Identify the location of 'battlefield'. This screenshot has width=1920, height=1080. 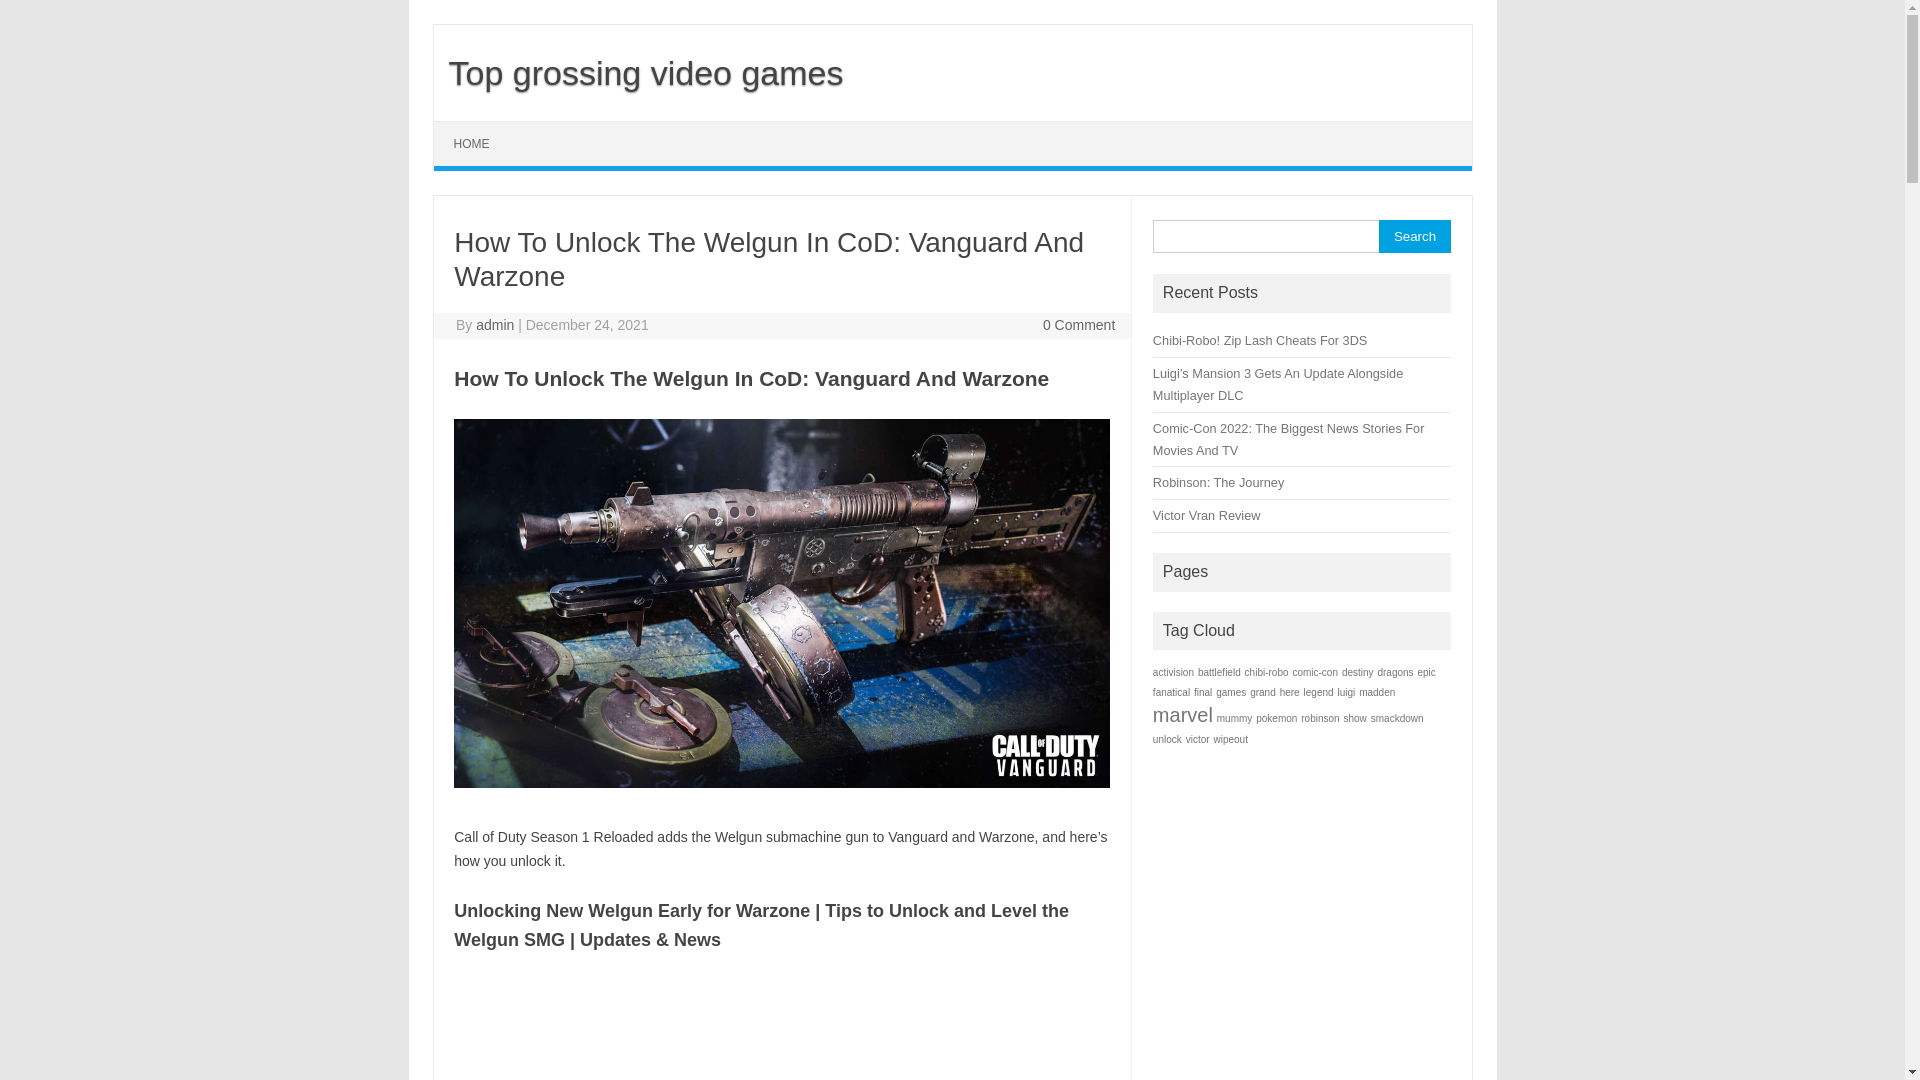
(1218, 672).